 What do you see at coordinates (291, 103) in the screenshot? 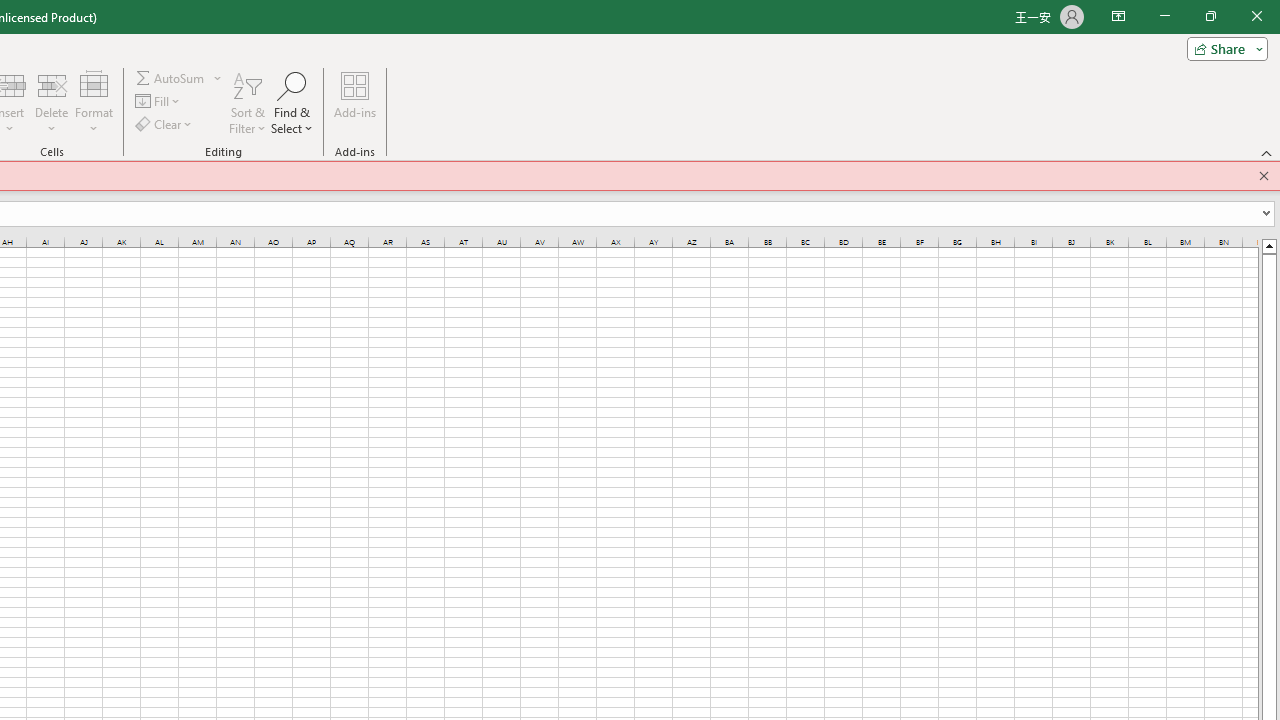
I see `'Find & Select'` at bounding box center [291, 103].